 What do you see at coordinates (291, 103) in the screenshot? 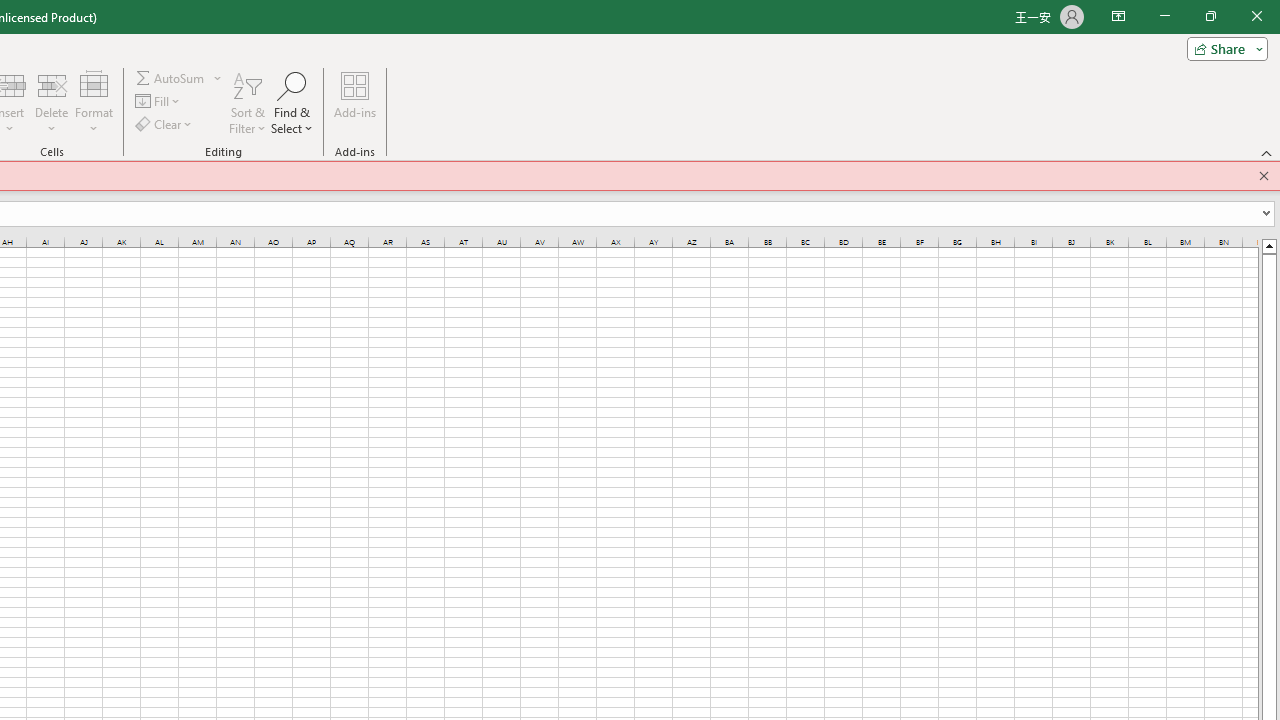
I see `'Find & Select'` at bounding box center [291, 103].